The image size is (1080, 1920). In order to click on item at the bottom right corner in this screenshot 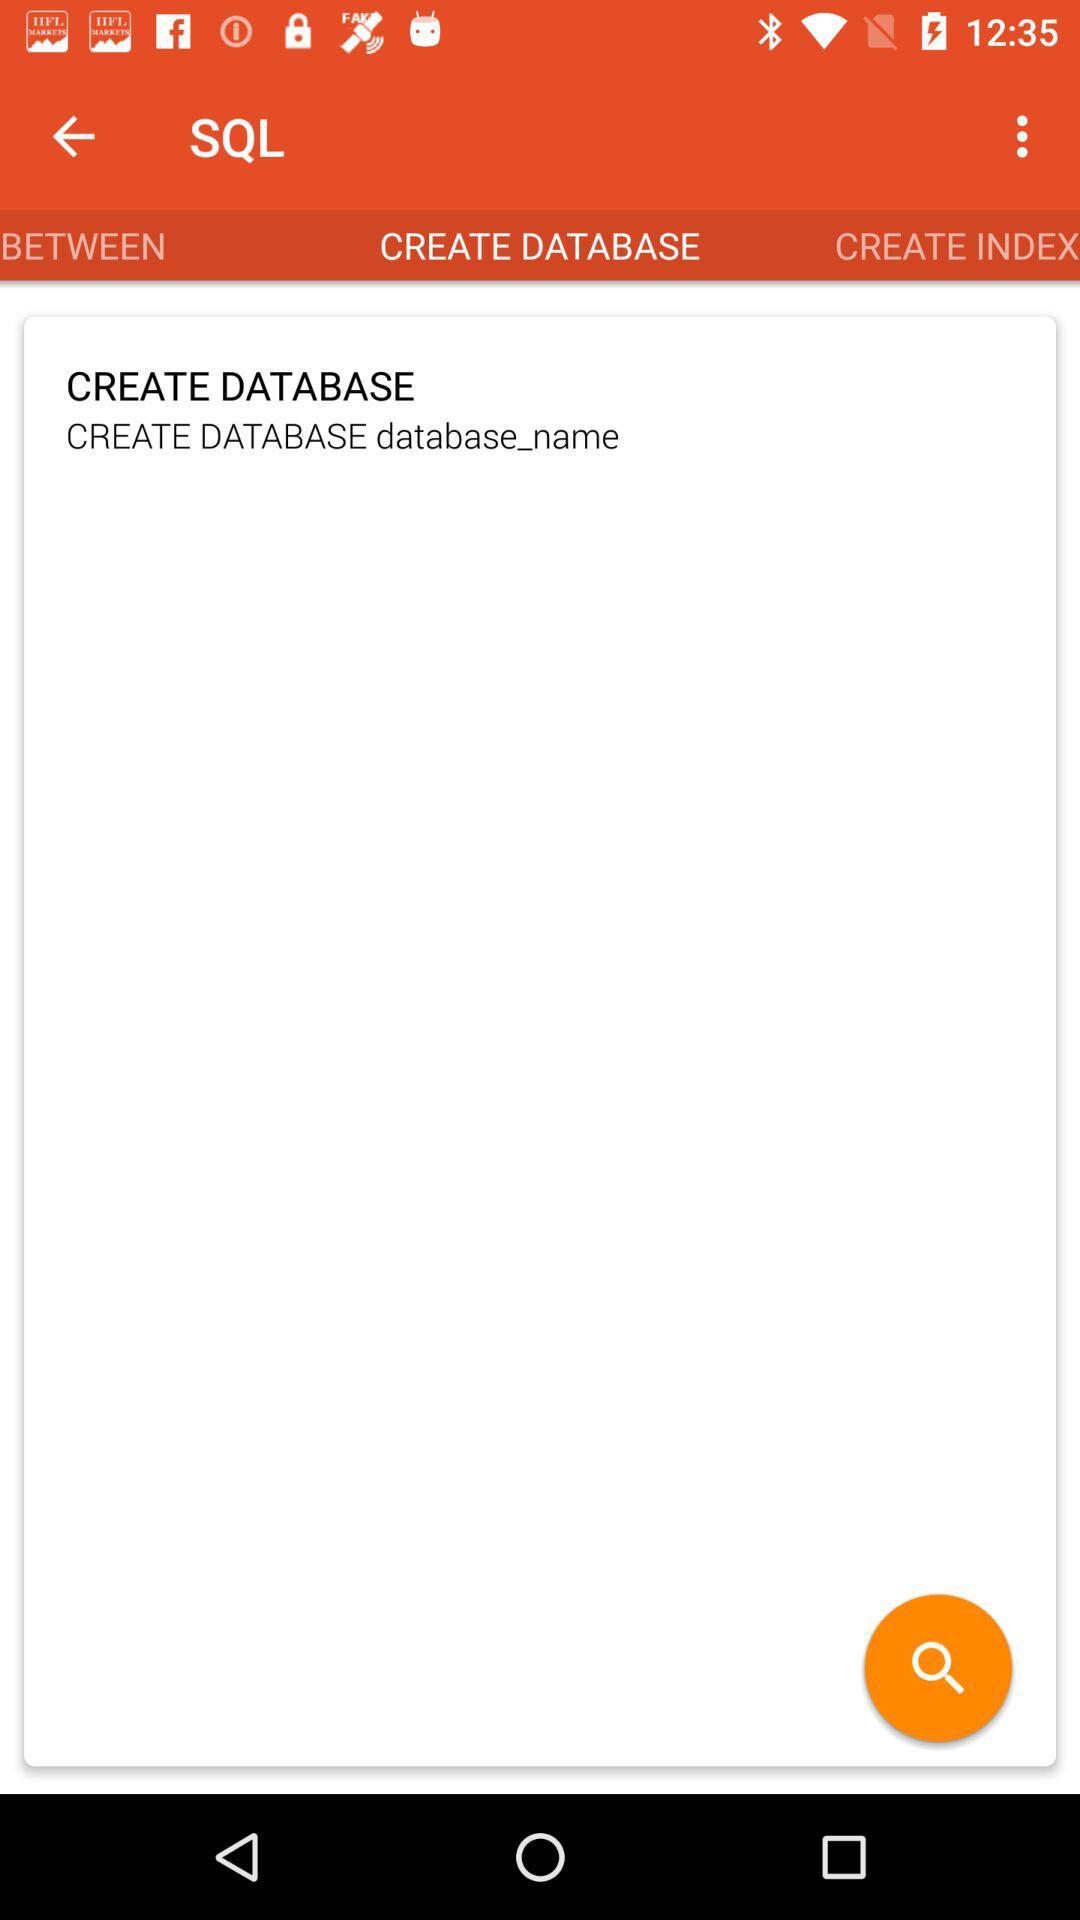, I will do `click(938, 1670)`.